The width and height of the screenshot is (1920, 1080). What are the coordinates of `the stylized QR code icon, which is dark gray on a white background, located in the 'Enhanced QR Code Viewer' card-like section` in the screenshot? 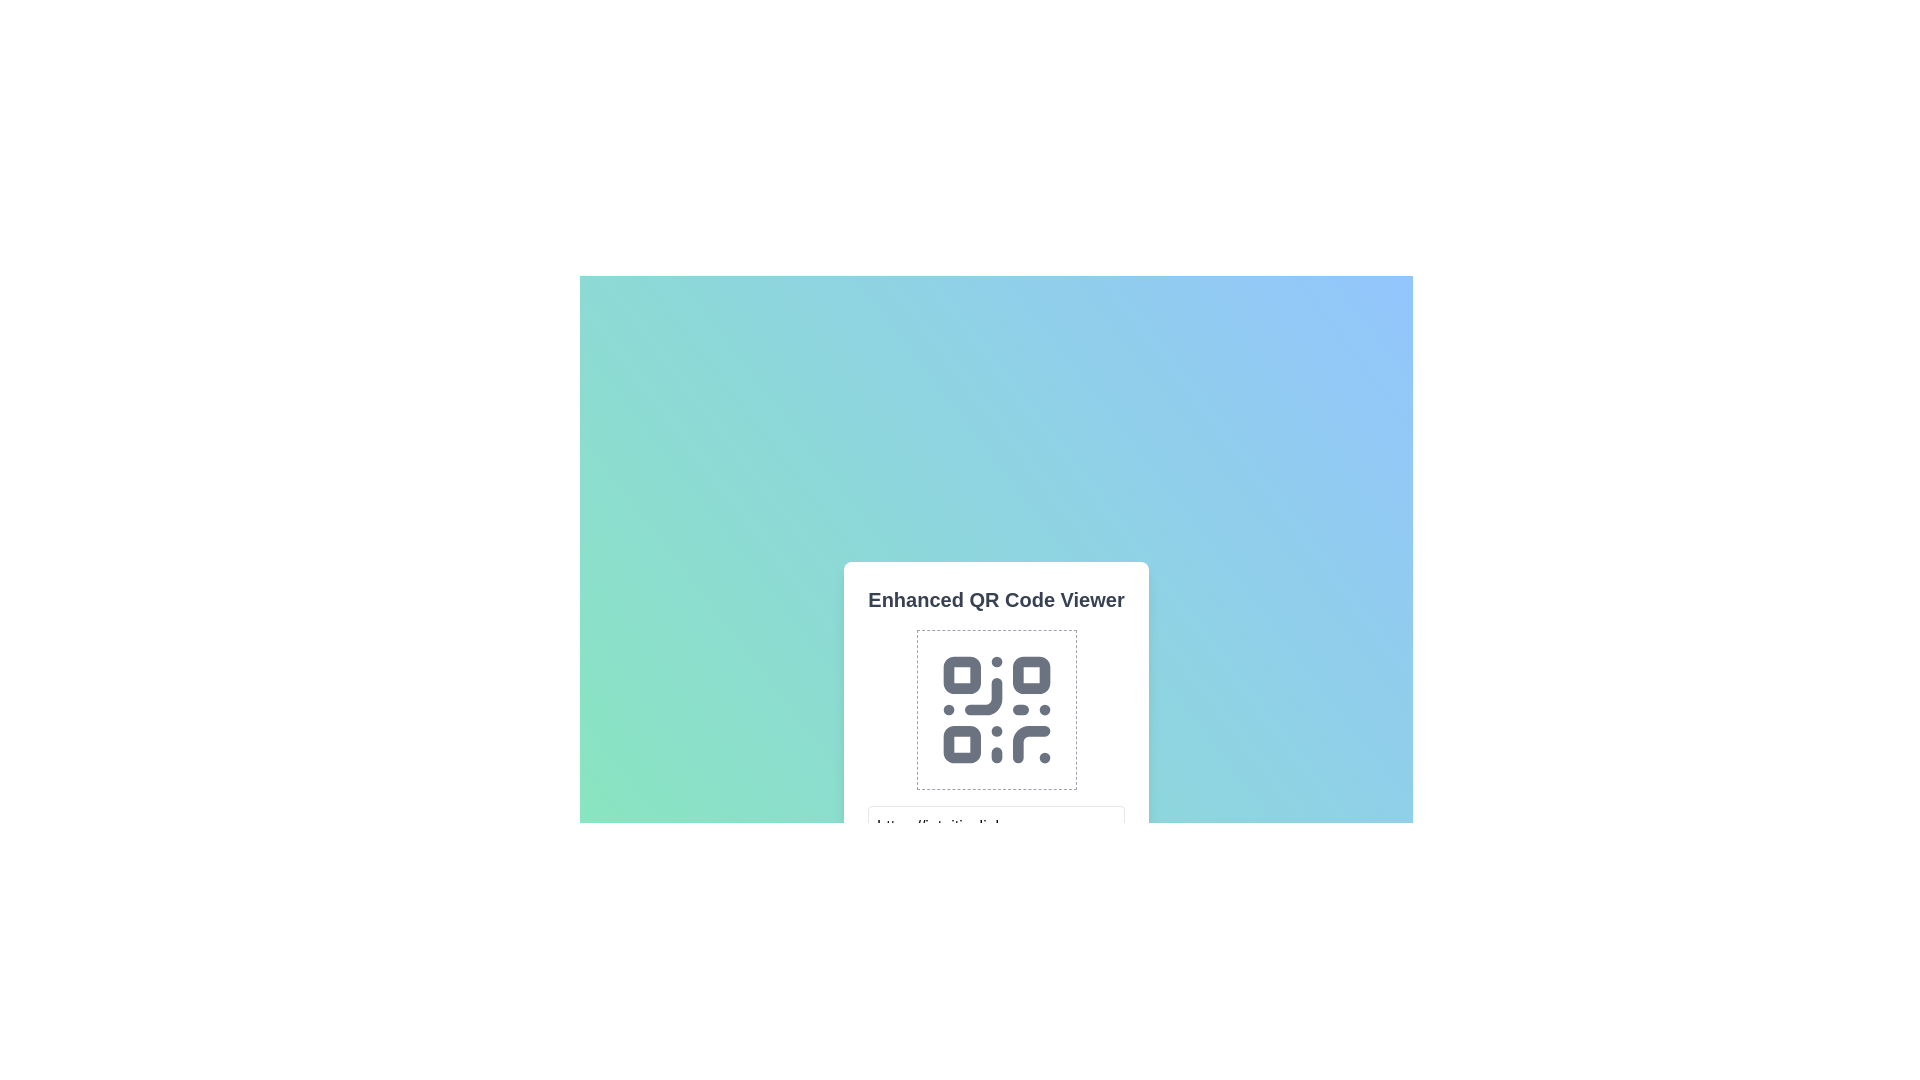 It's located at (996, 708).